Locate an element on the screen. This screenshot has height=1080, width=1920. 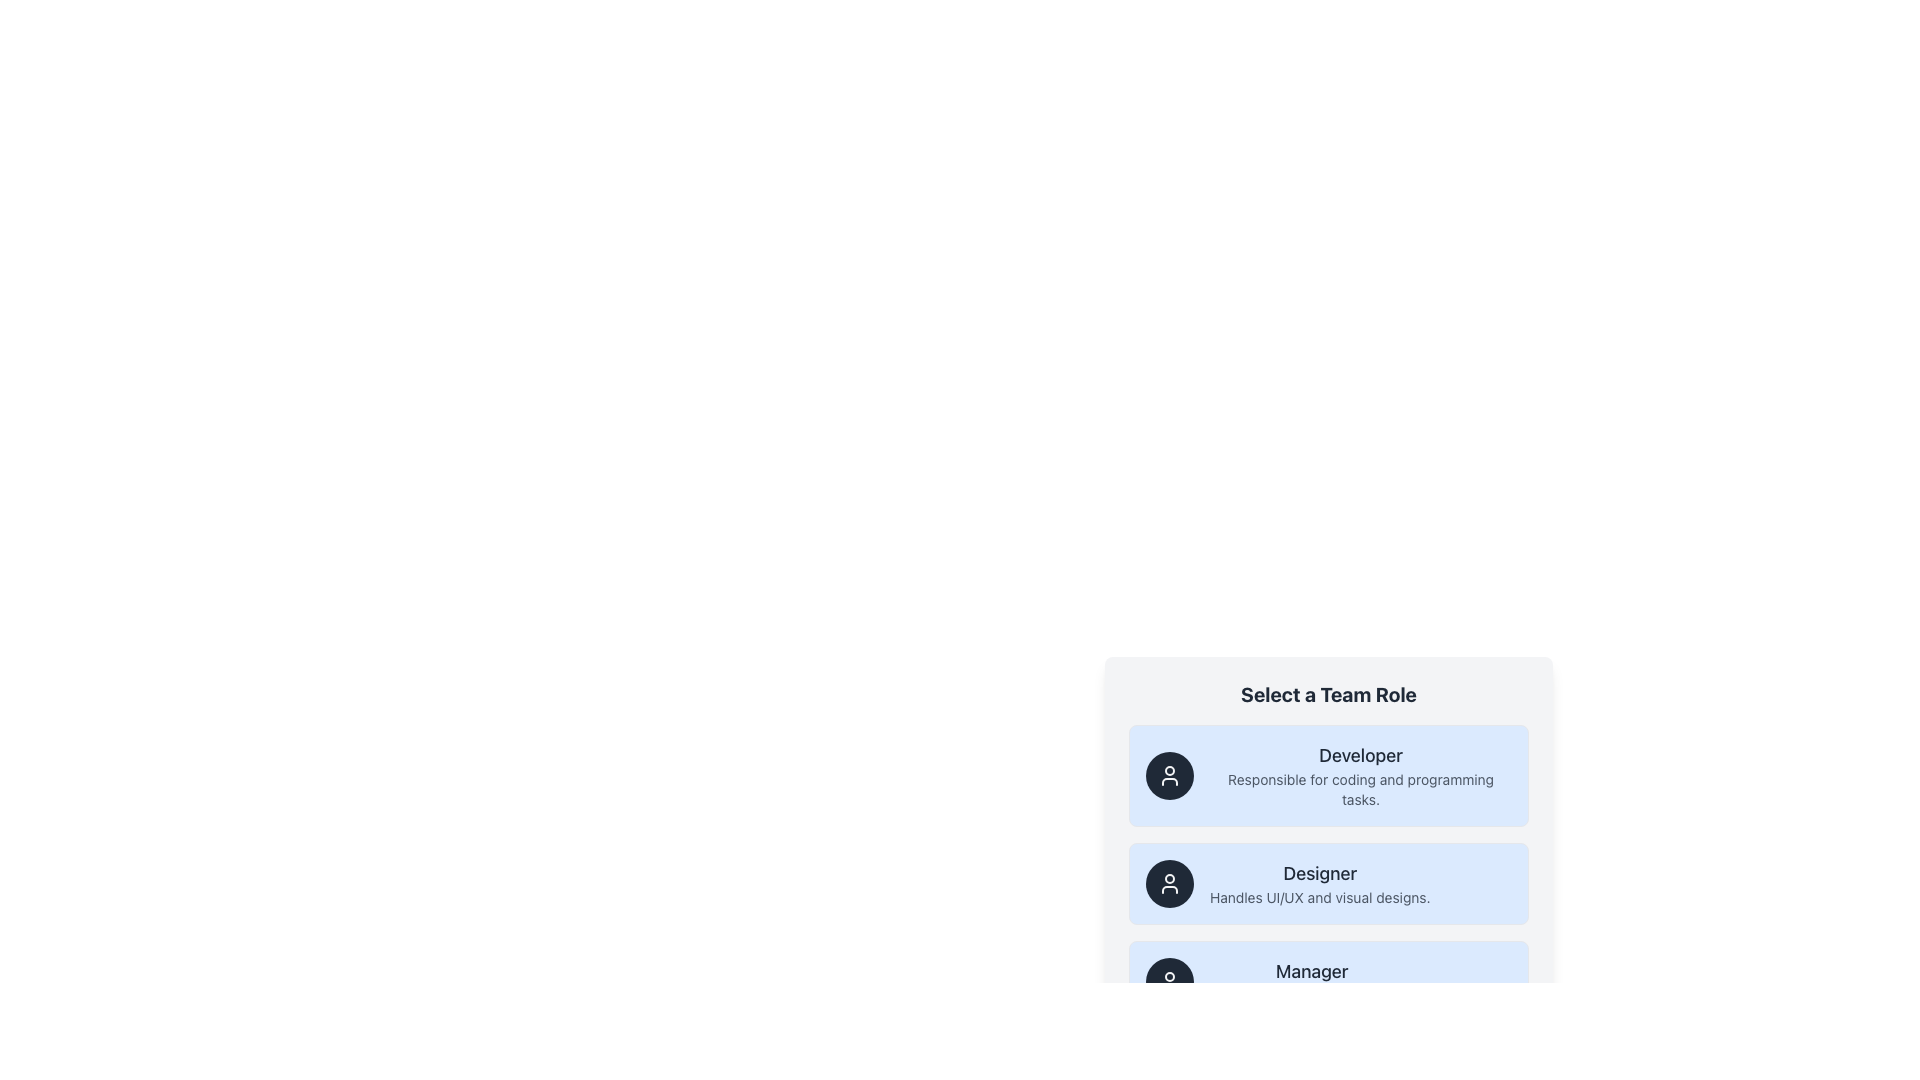
the details presented in the text block titled 'Designer' within the second selectable card that has a light blue background is located at coordinates (1320, 882).